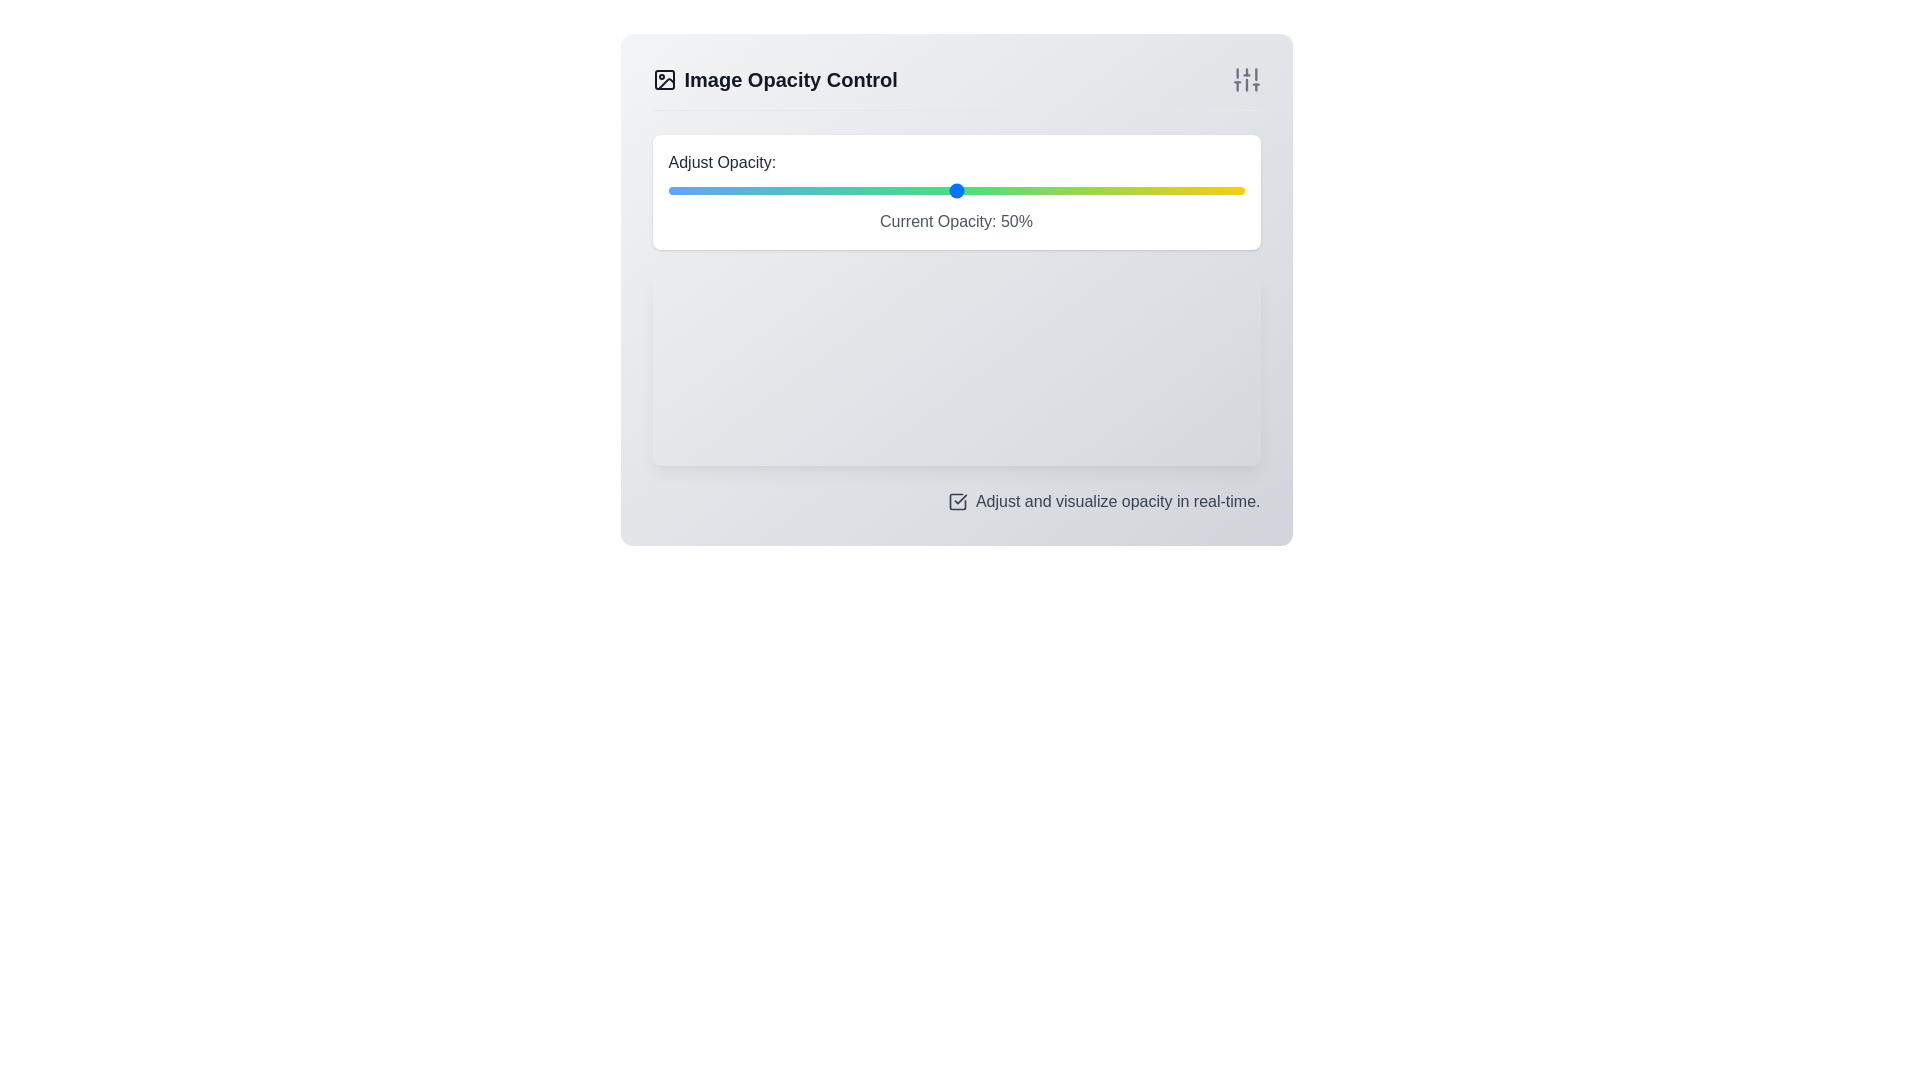 The image size is (1920, 1080). I want to click on the opacity, so click(674, 191).